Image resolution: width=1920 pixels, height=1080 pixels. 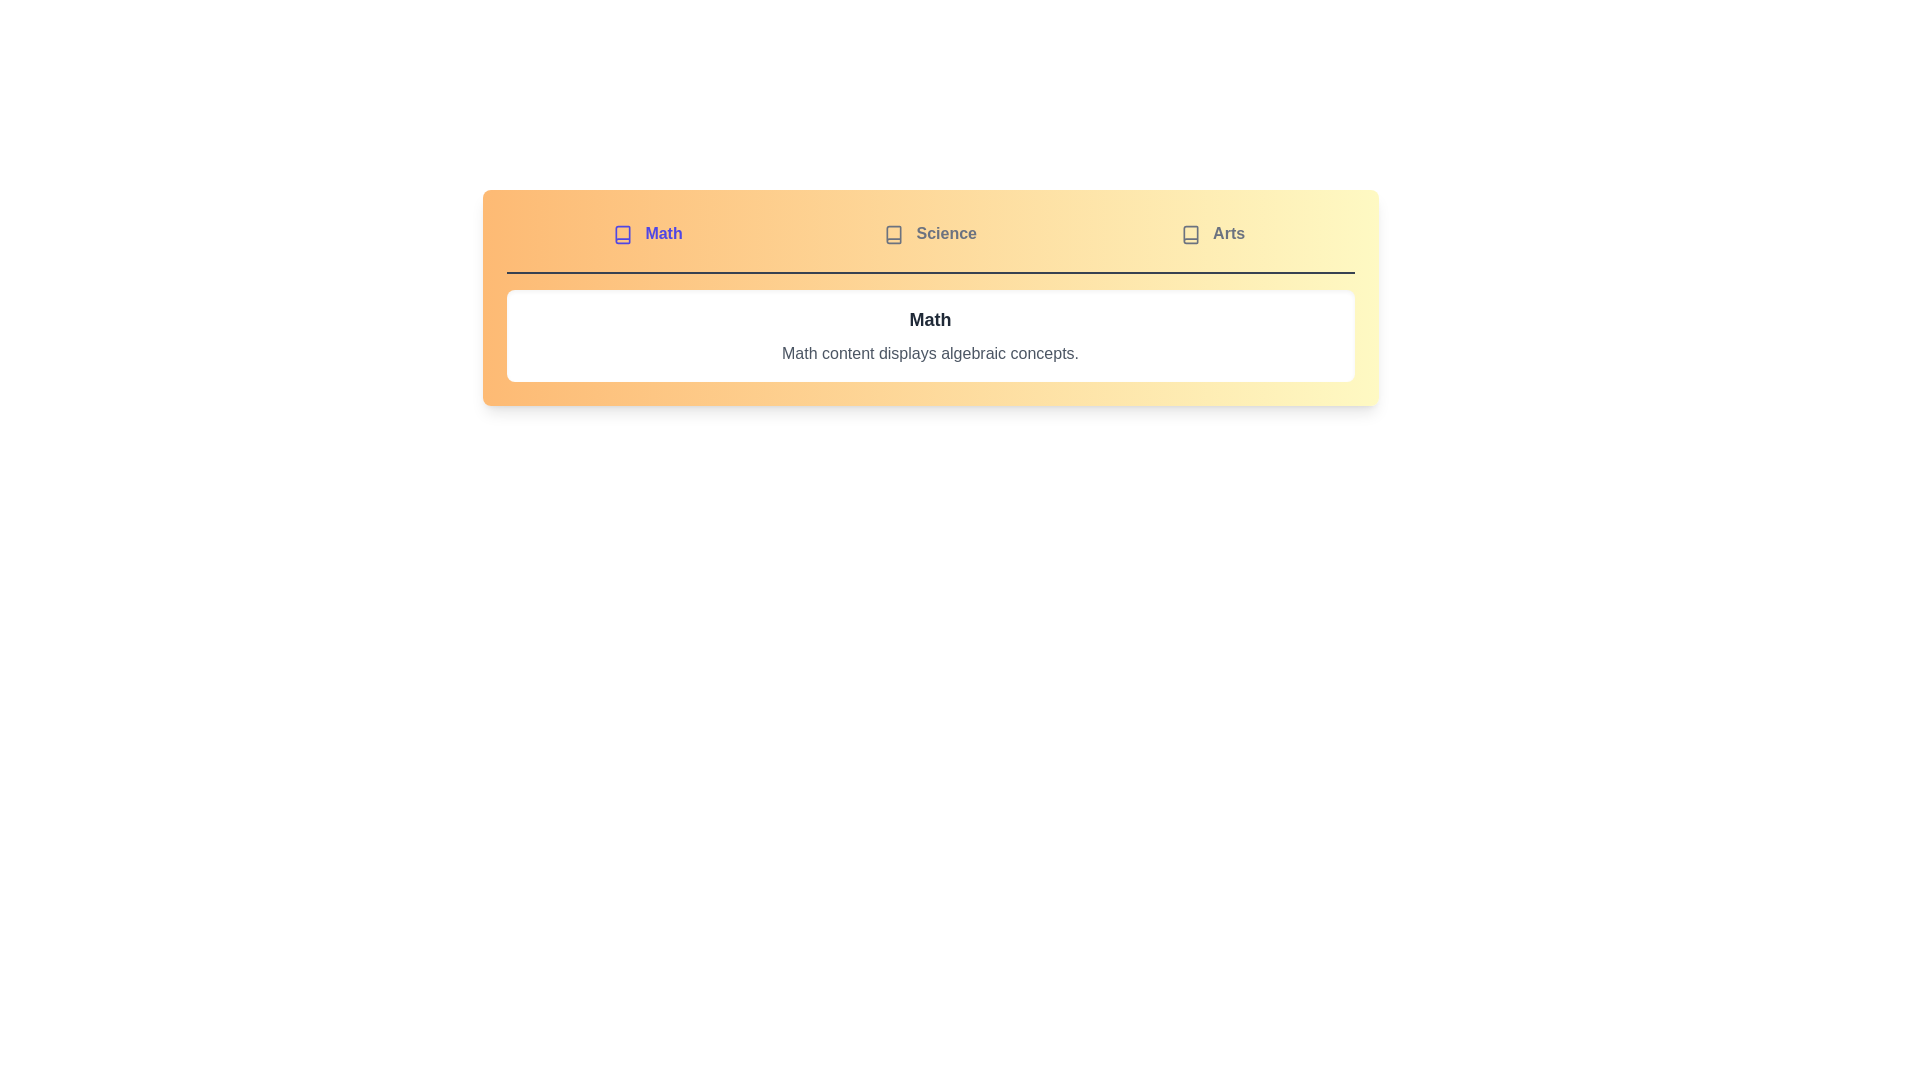 I want to click on the Arts tab to switch to its content, so click(x=1212, y=234).